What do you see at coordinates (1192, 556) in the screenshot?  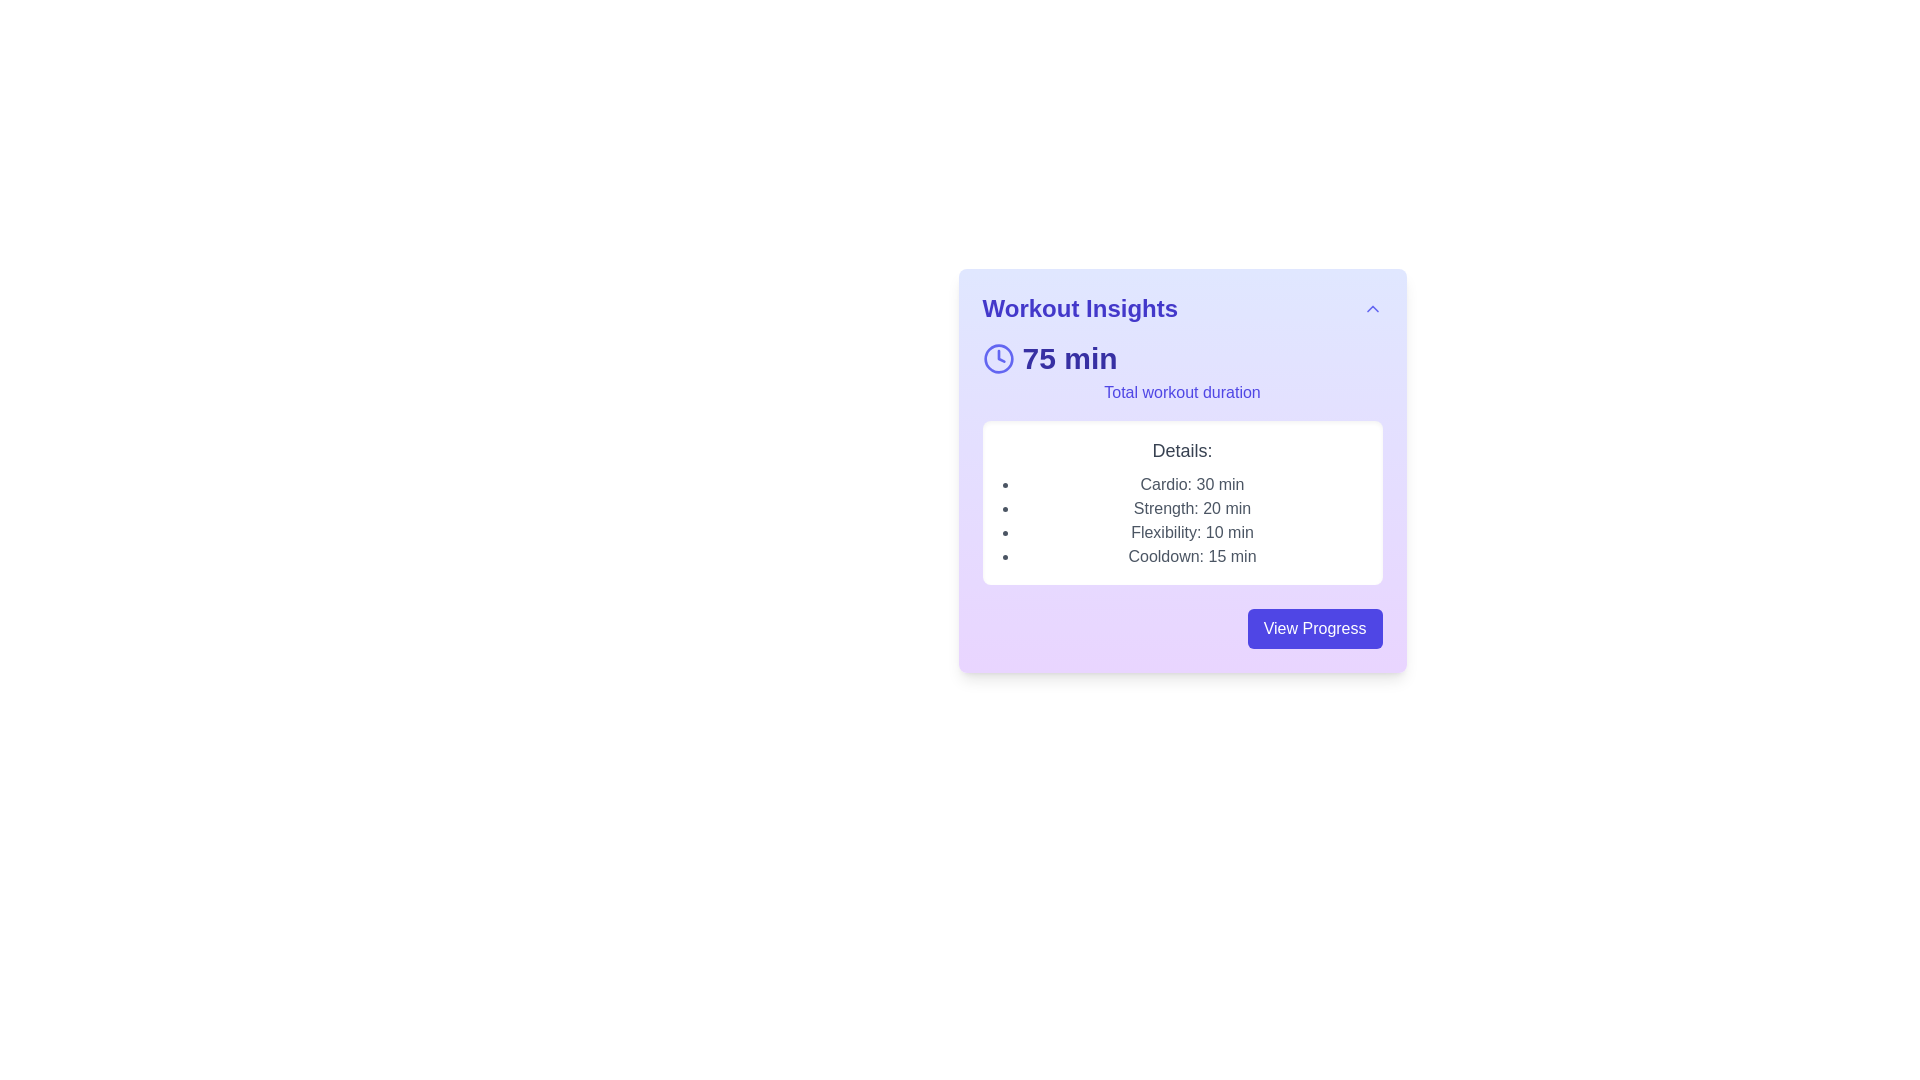 I see `Text label element displaying 'Cooldown: 15 min', which is the last item in the 'Details:' section of the 'Workout Insights' card` at bounding box center [1192, 556].